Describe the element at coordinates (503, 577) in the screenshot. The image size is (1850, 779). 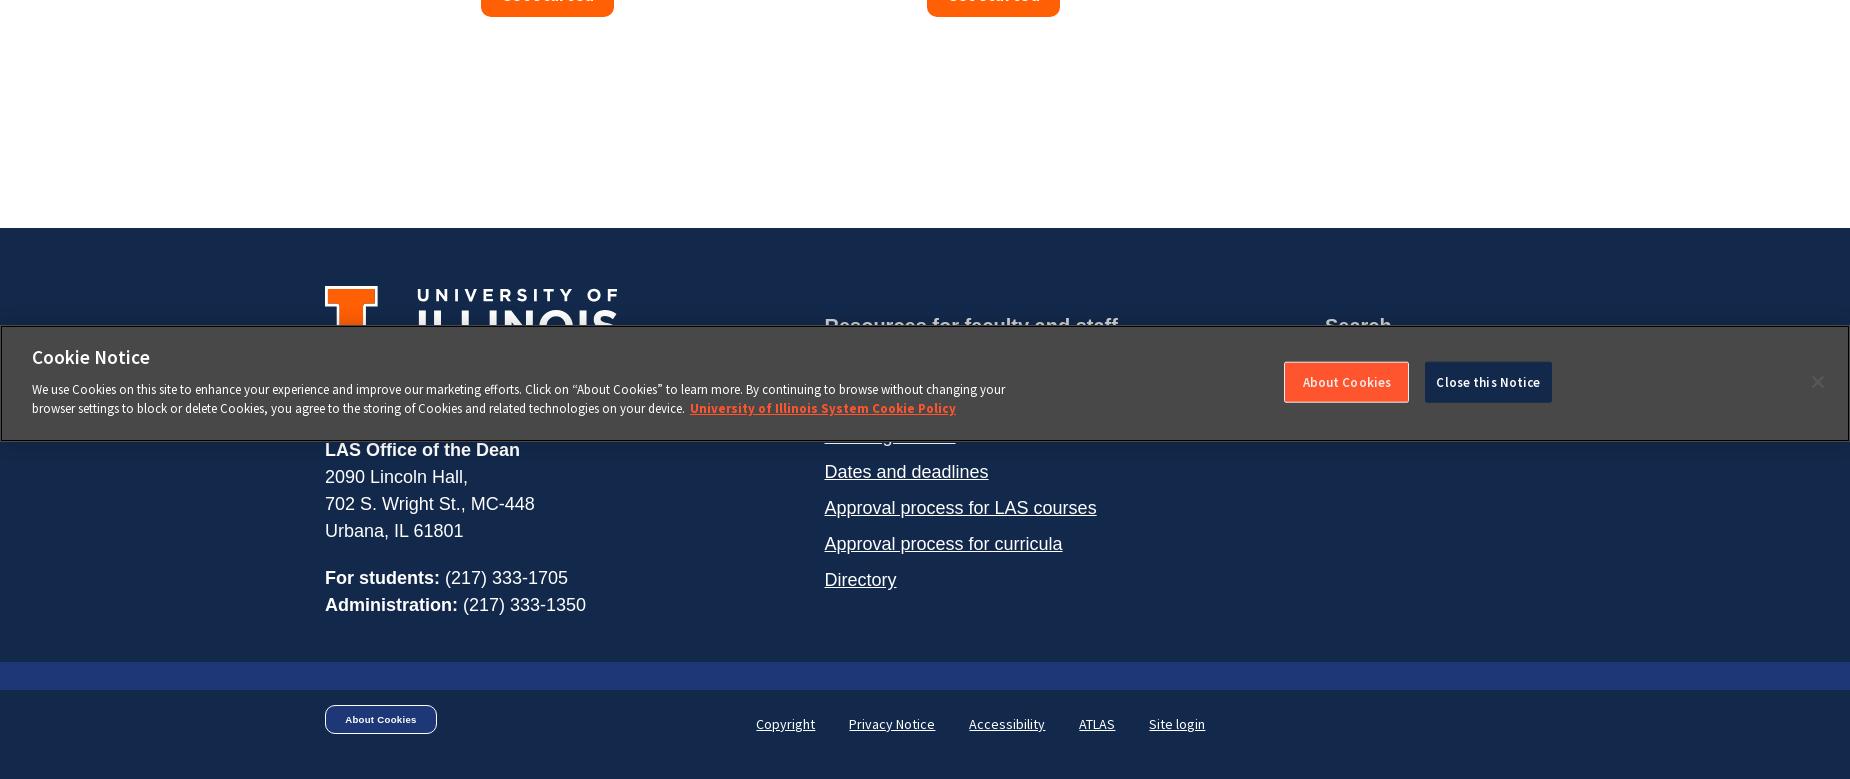
I see `'(217) 333-1705'` at that location.